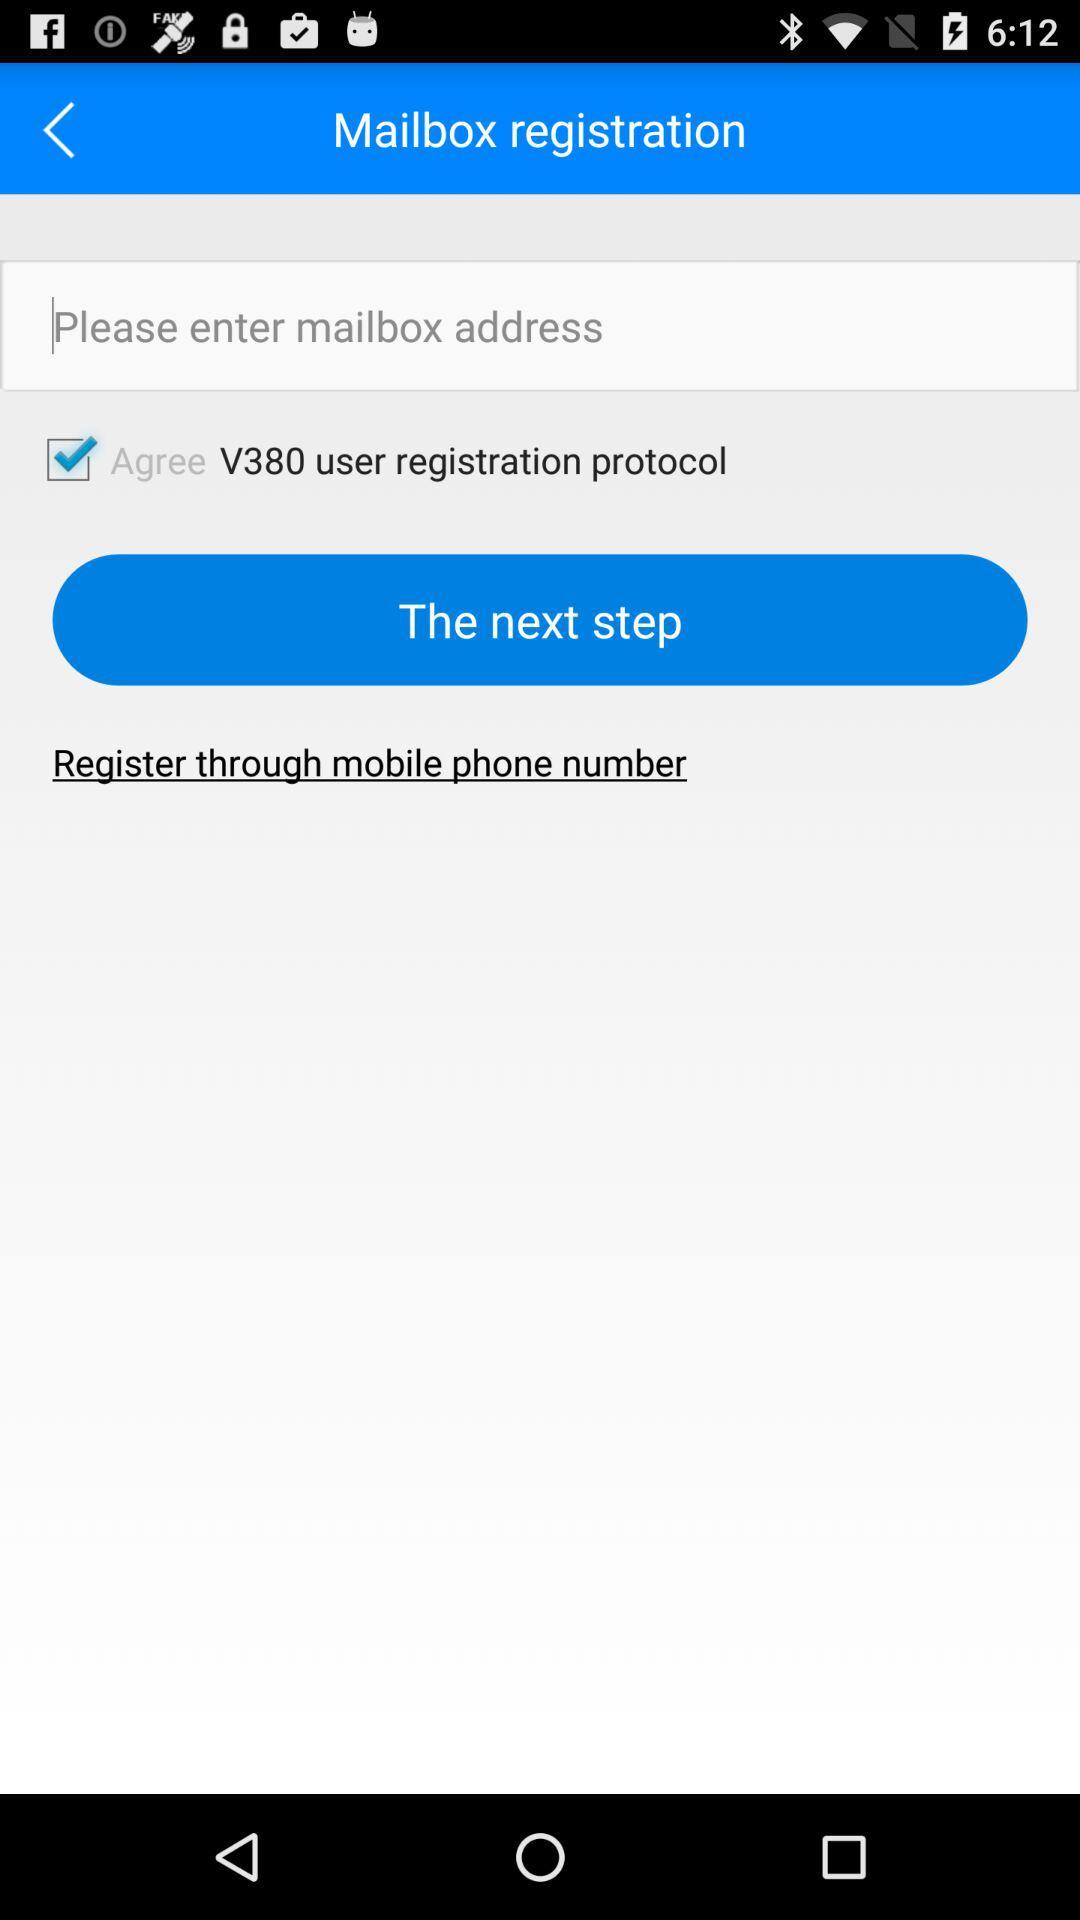 This screenshot has width=1080, height=1920. I want to click on register through mobile icon, so click(369, 761).